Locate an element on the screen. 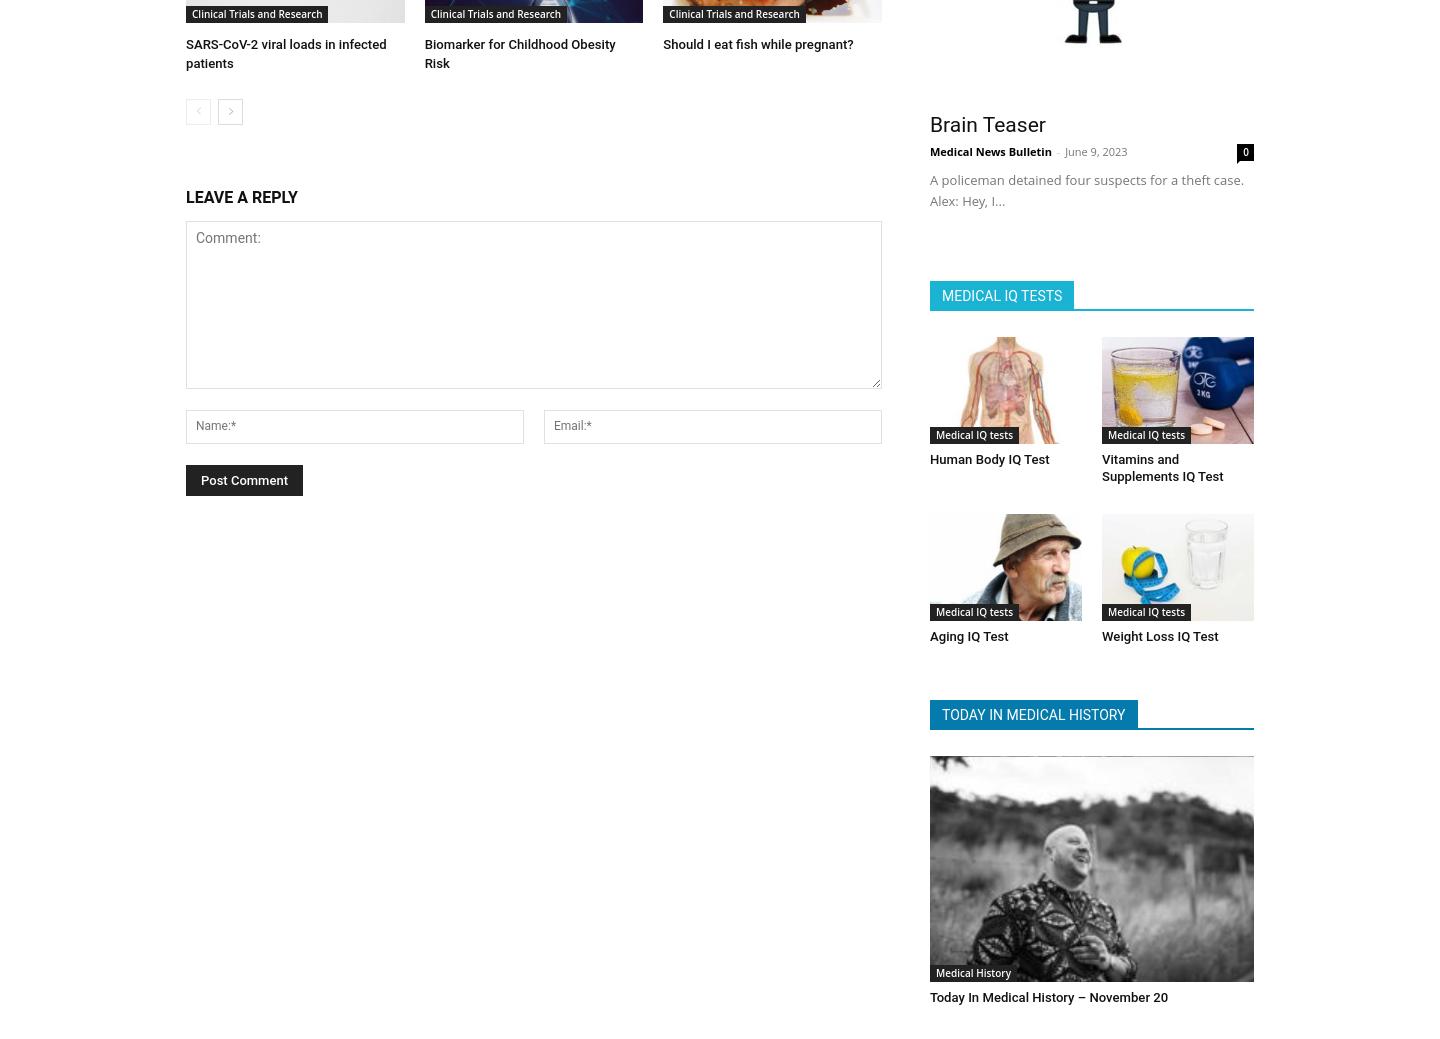 The height and width of the screenshot is (1039, 1440). 'Brain Teaser' is located at coordinates (986, 119).